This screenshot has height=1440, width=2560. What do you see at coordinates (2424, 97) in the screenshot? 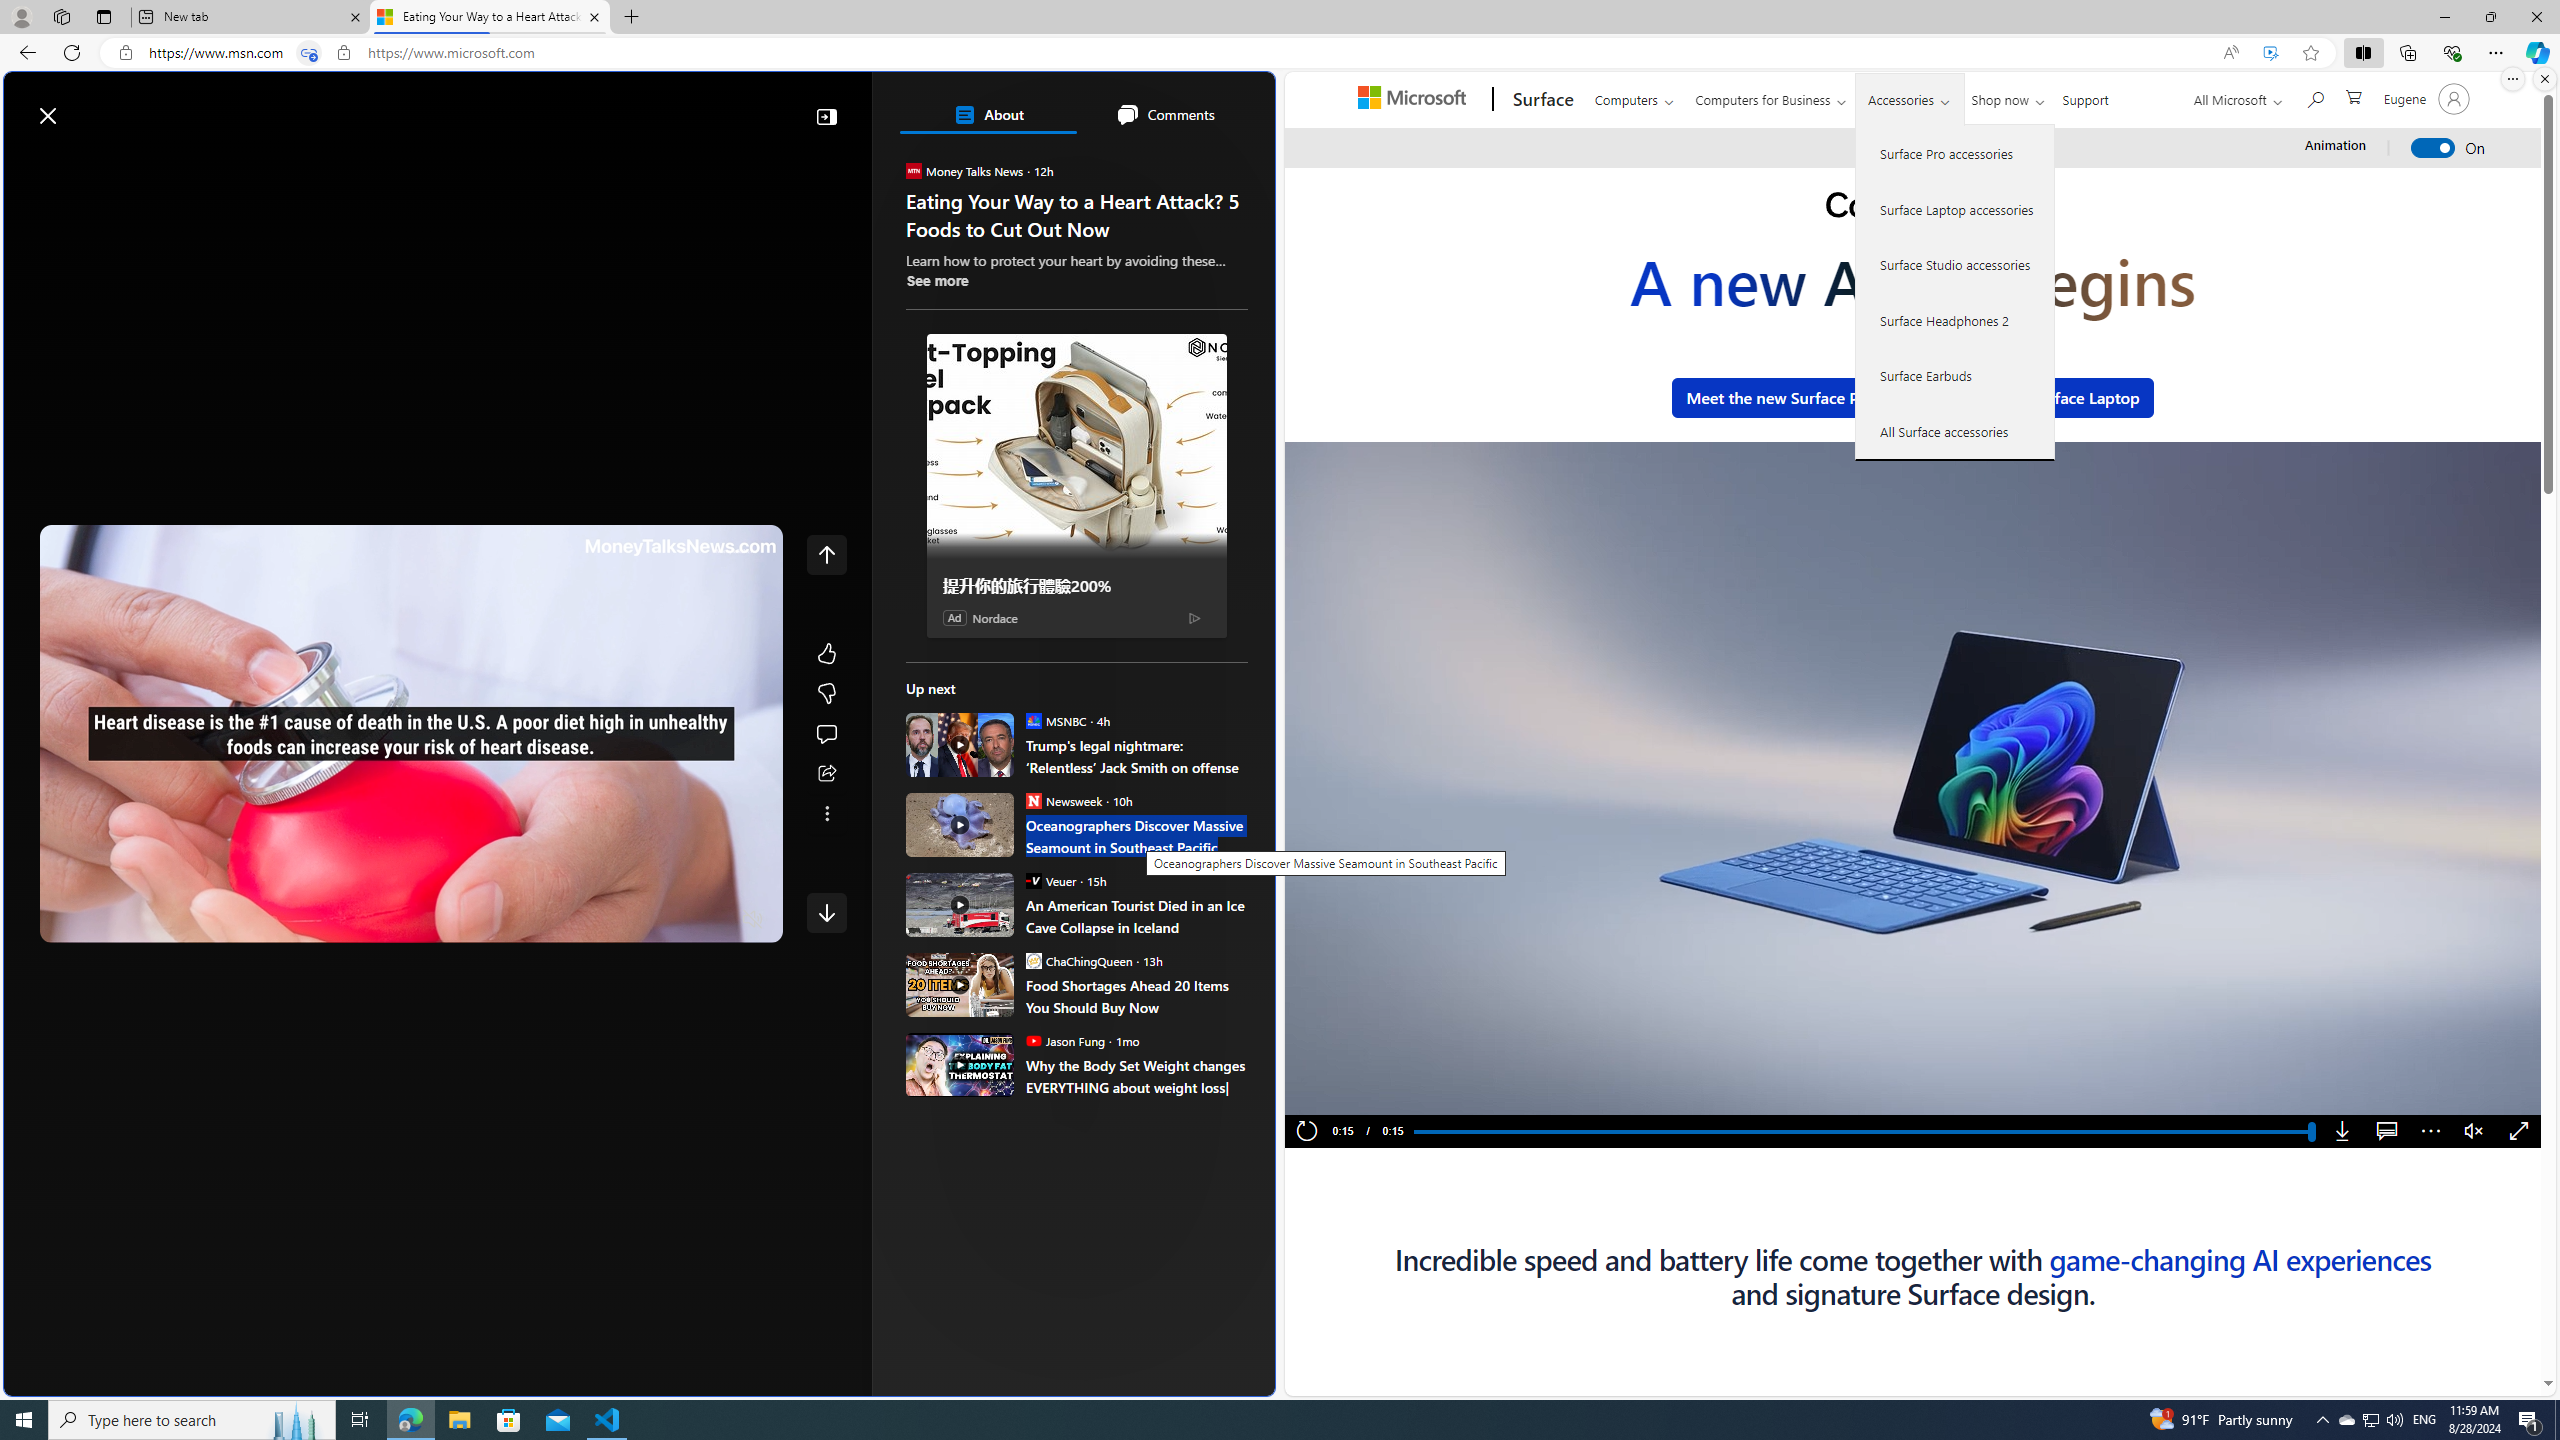
I see `'Account manager for Eugene'` at bounding box center [2424, 97].